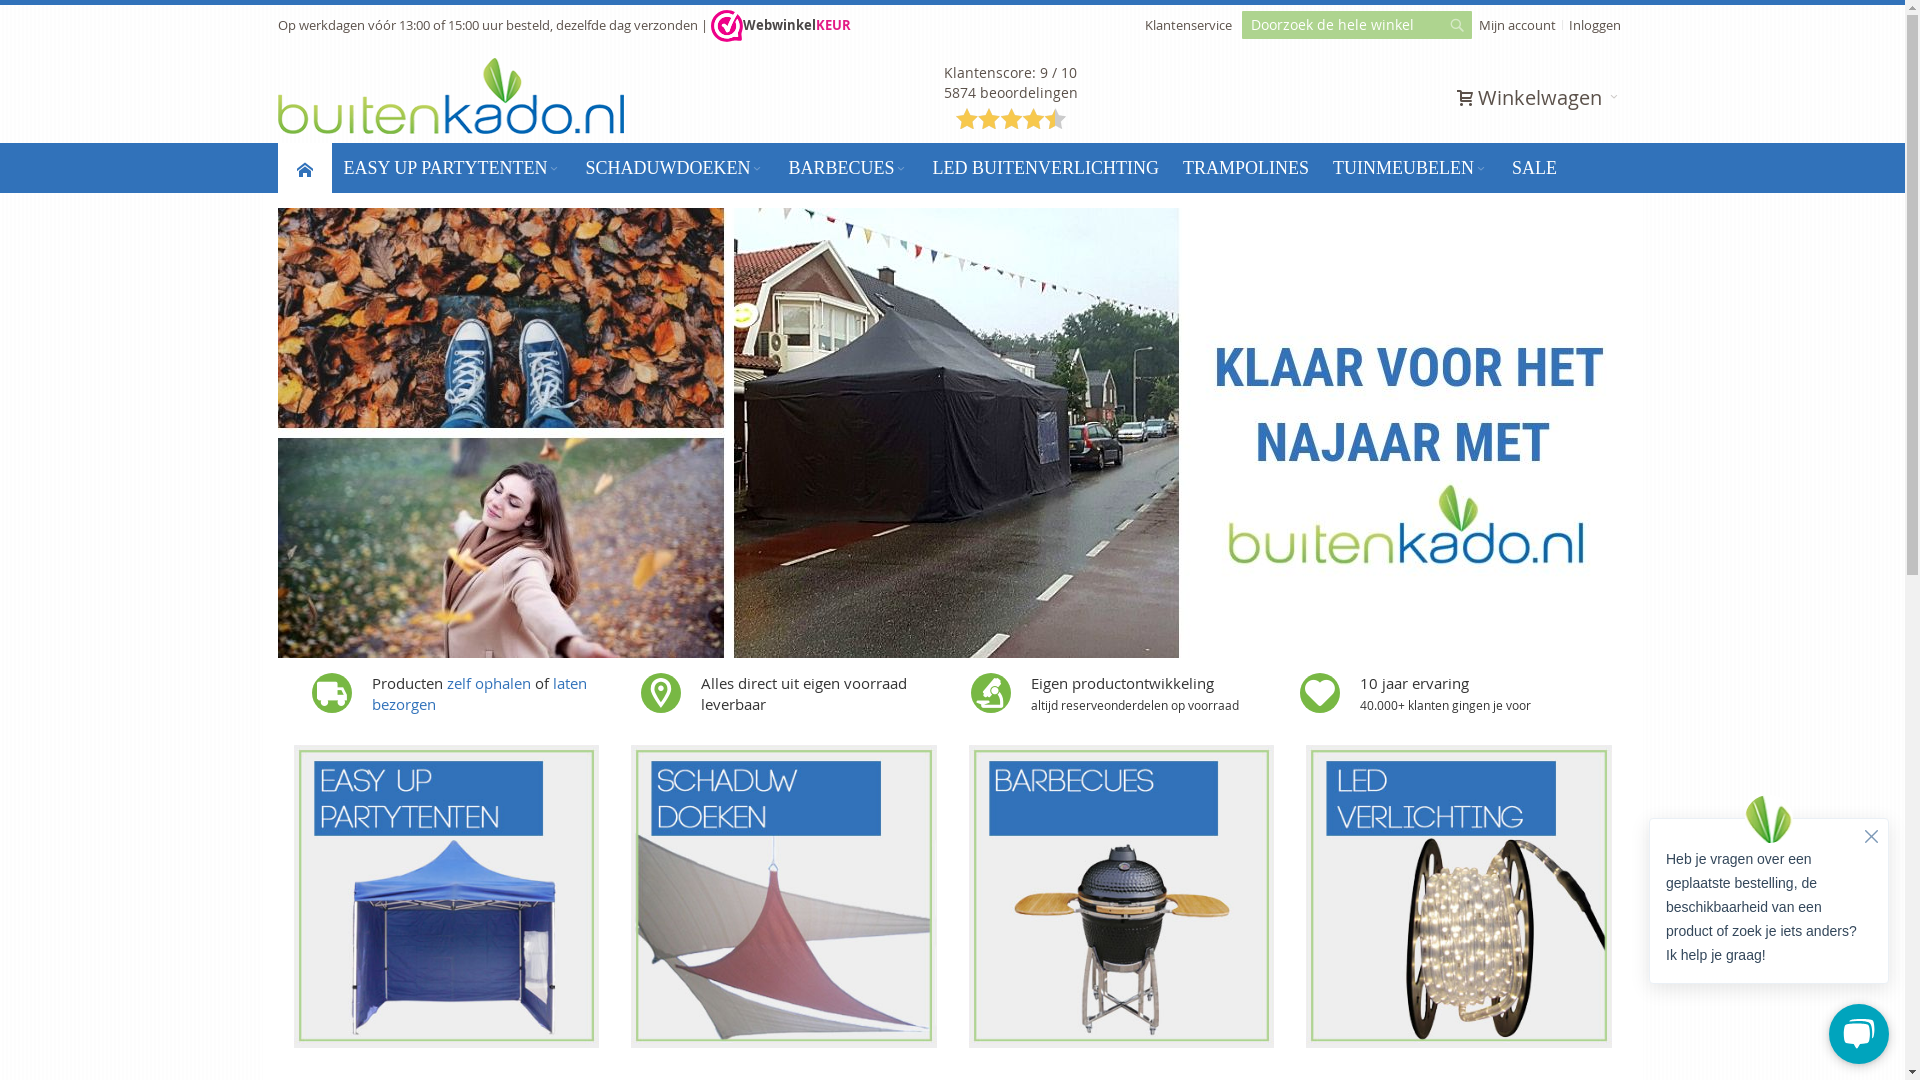 This screenshot has width=1920, height=1080. I want to click on 'SALE', so click(1533, 167).